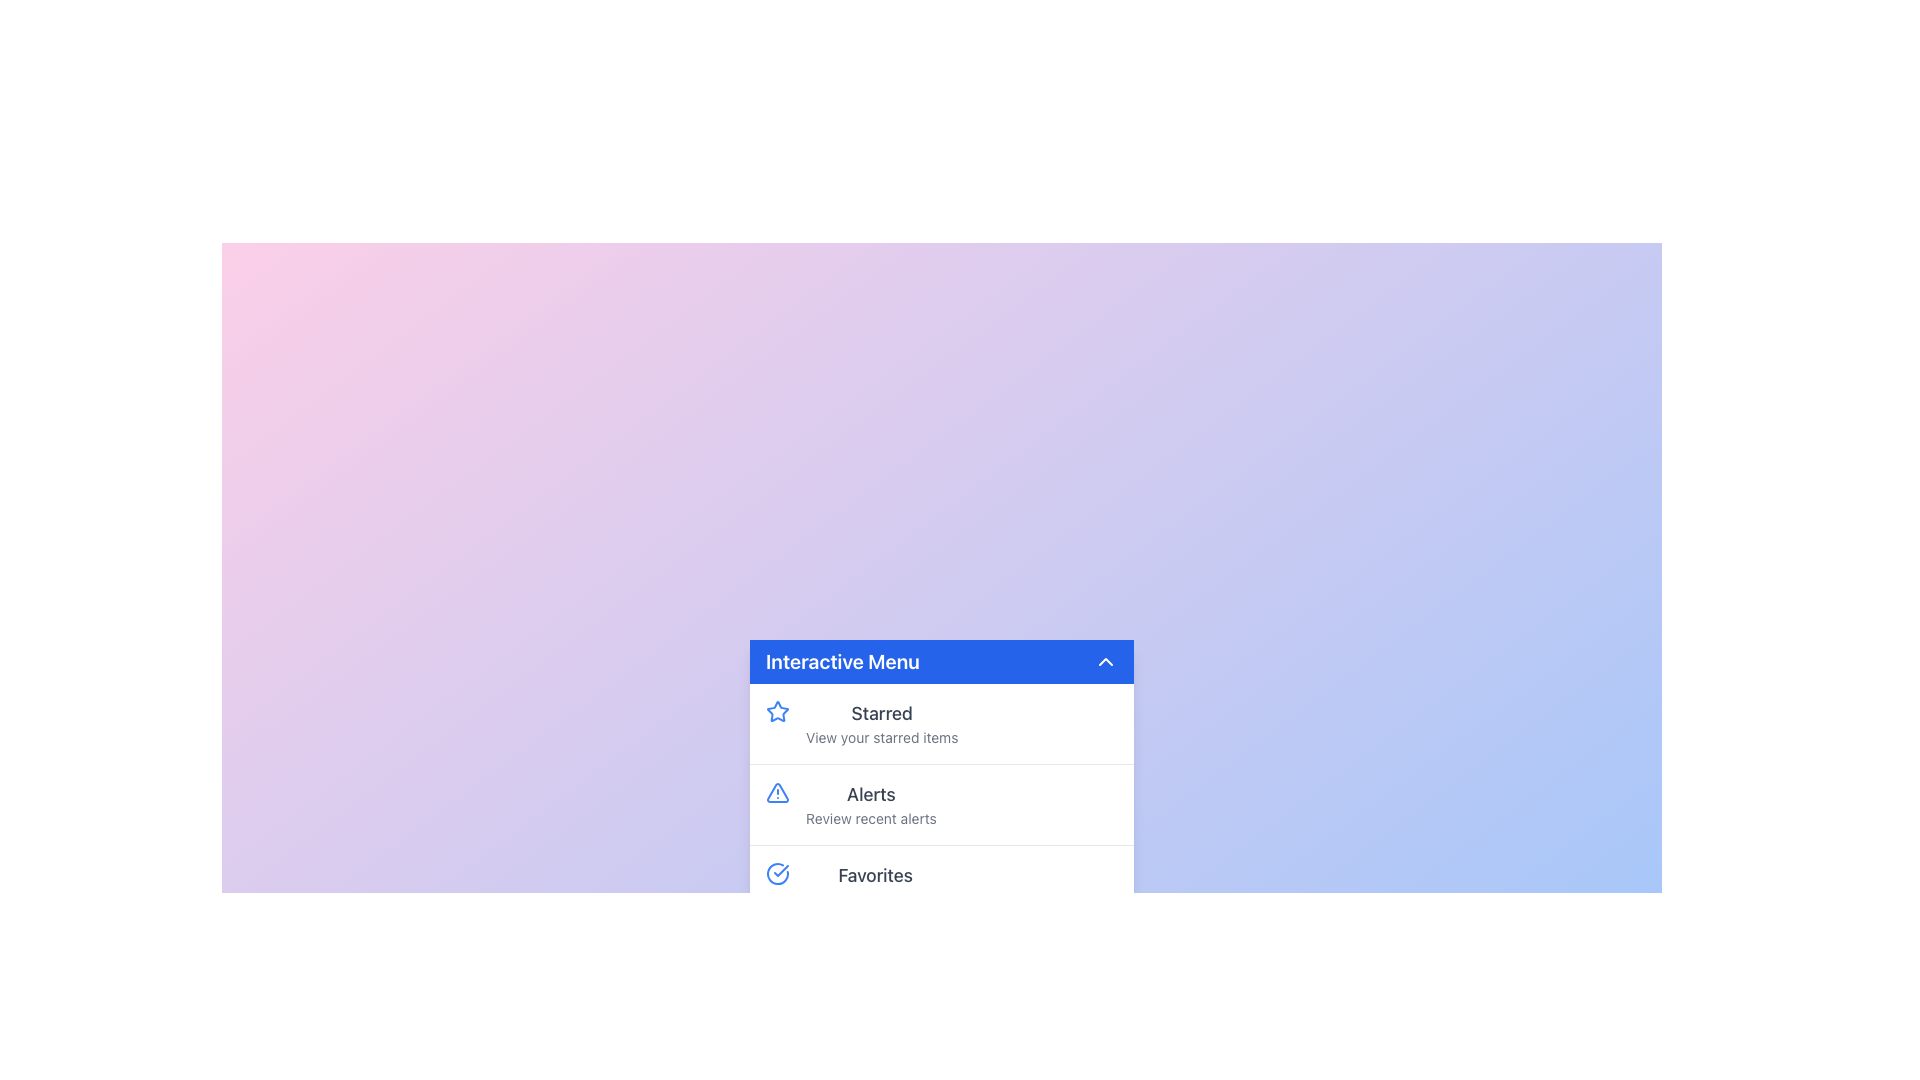 Image resolution: width=1920 pixels, height=1080 pixels. I want to click on the leftmost icon indicating the selected or completed state for the 'Favorites' option in the menu, so click(776, 873).